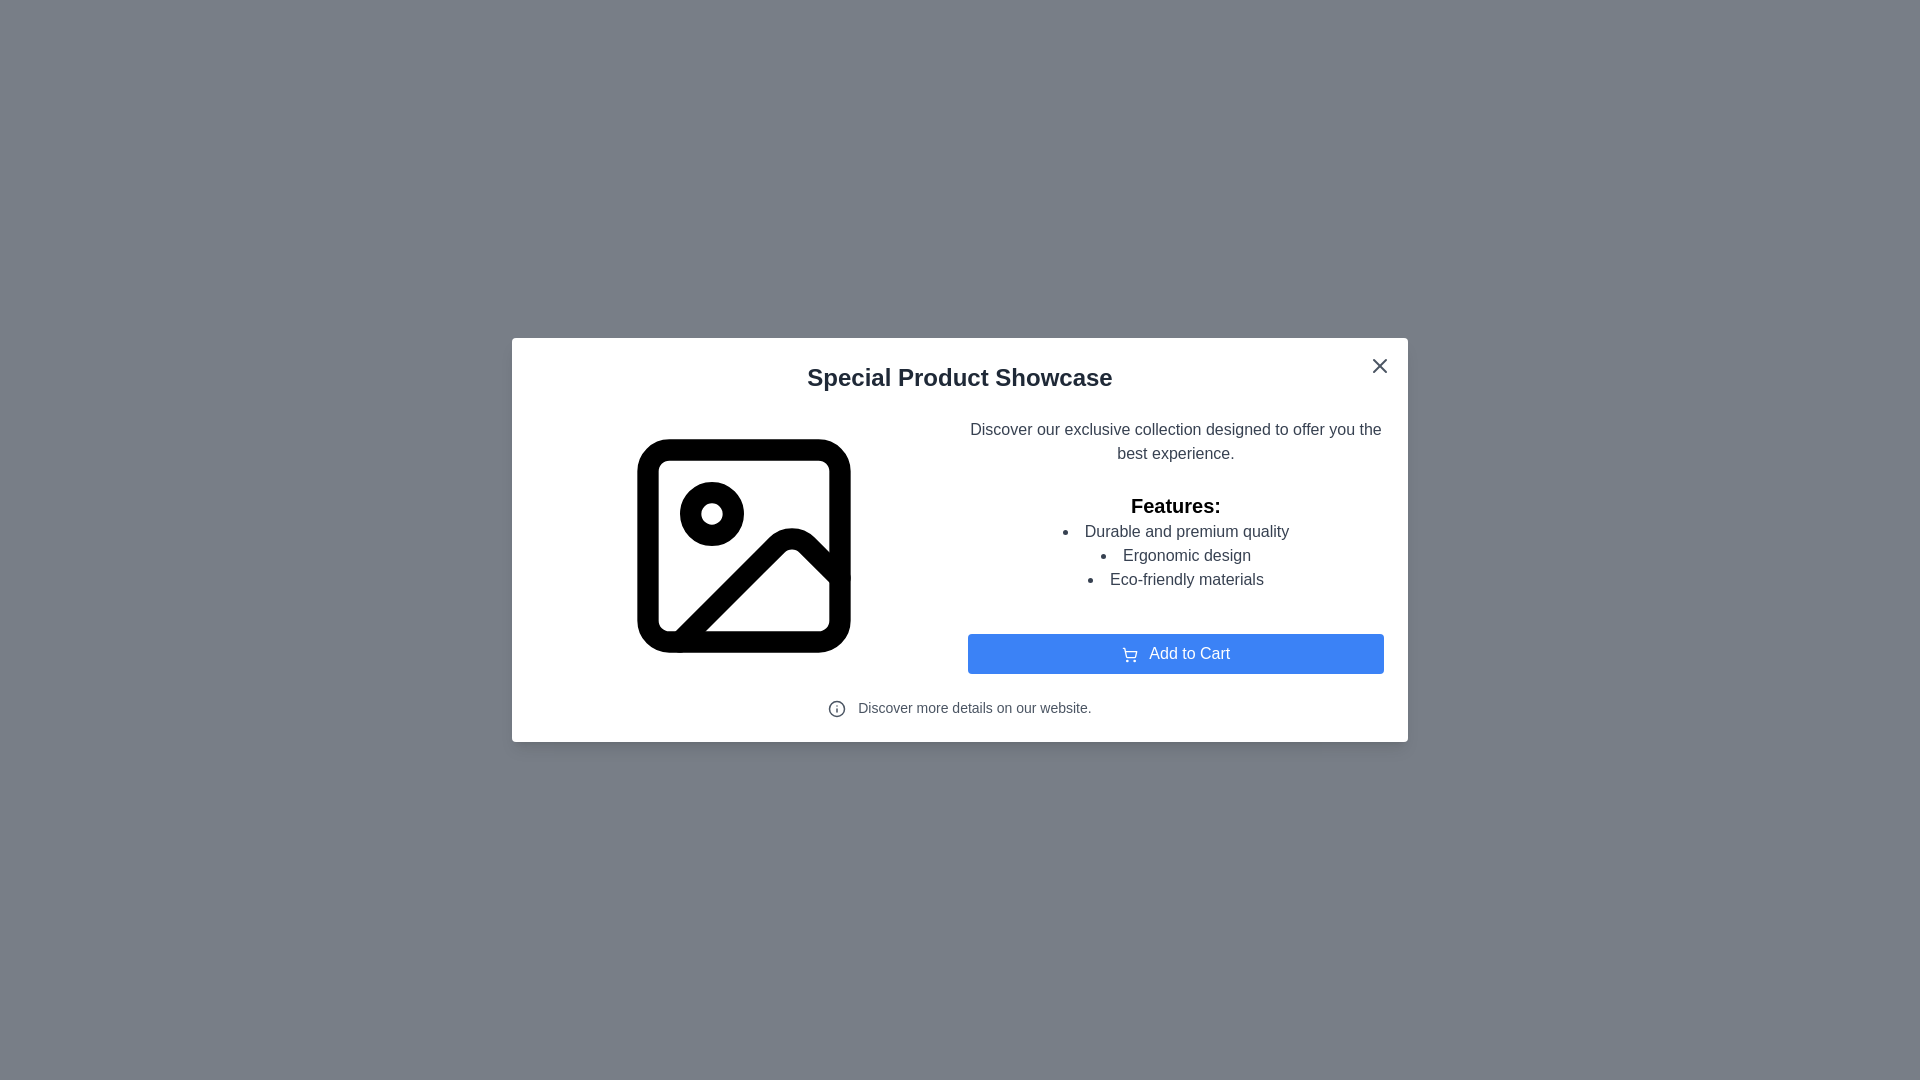  What do you see at coordinates (743, 544) in the screenshot?
I see `the Decoration element within the SVG graphic located in the center-left section of the modal dialog box, which serves as a background or shadow detail` at bounding box center [743, 544].